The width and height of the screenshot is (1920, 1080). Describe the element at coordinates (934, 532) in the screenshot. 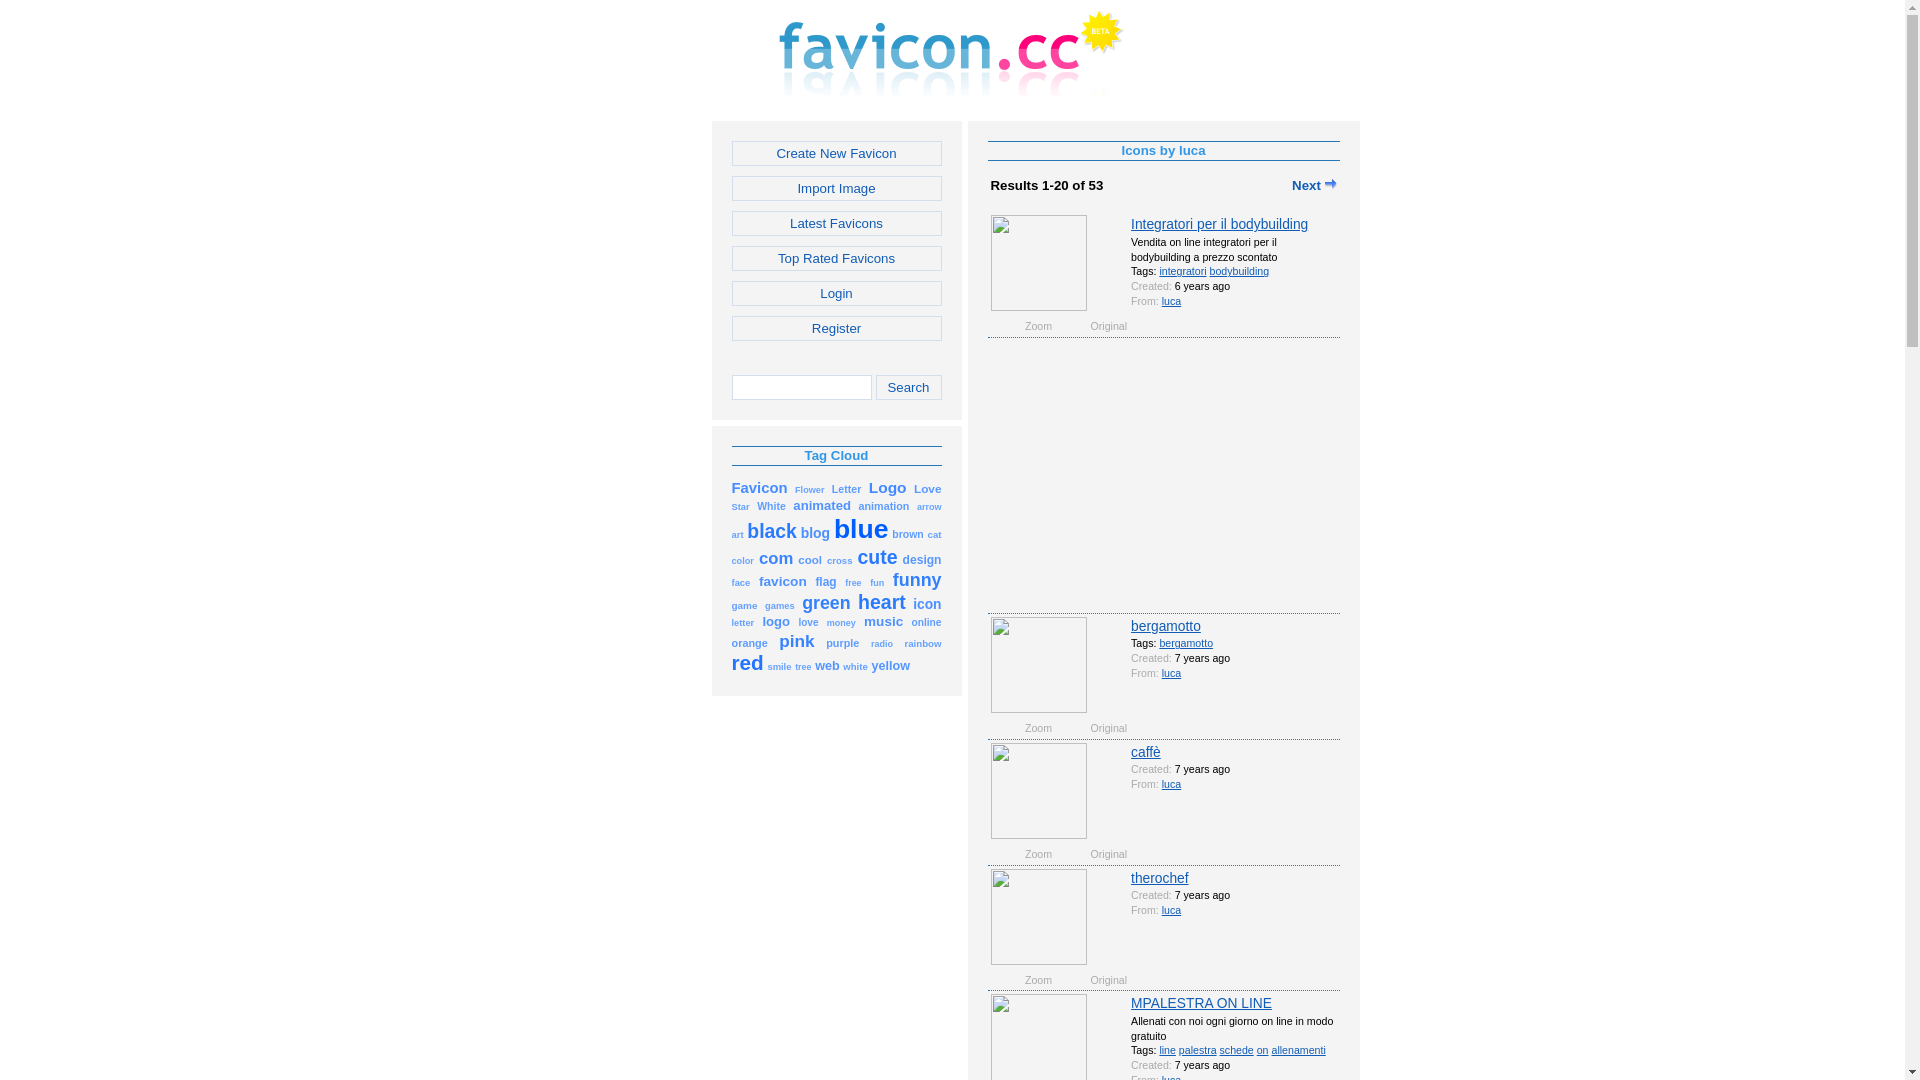

I see `'cat'` at that location.